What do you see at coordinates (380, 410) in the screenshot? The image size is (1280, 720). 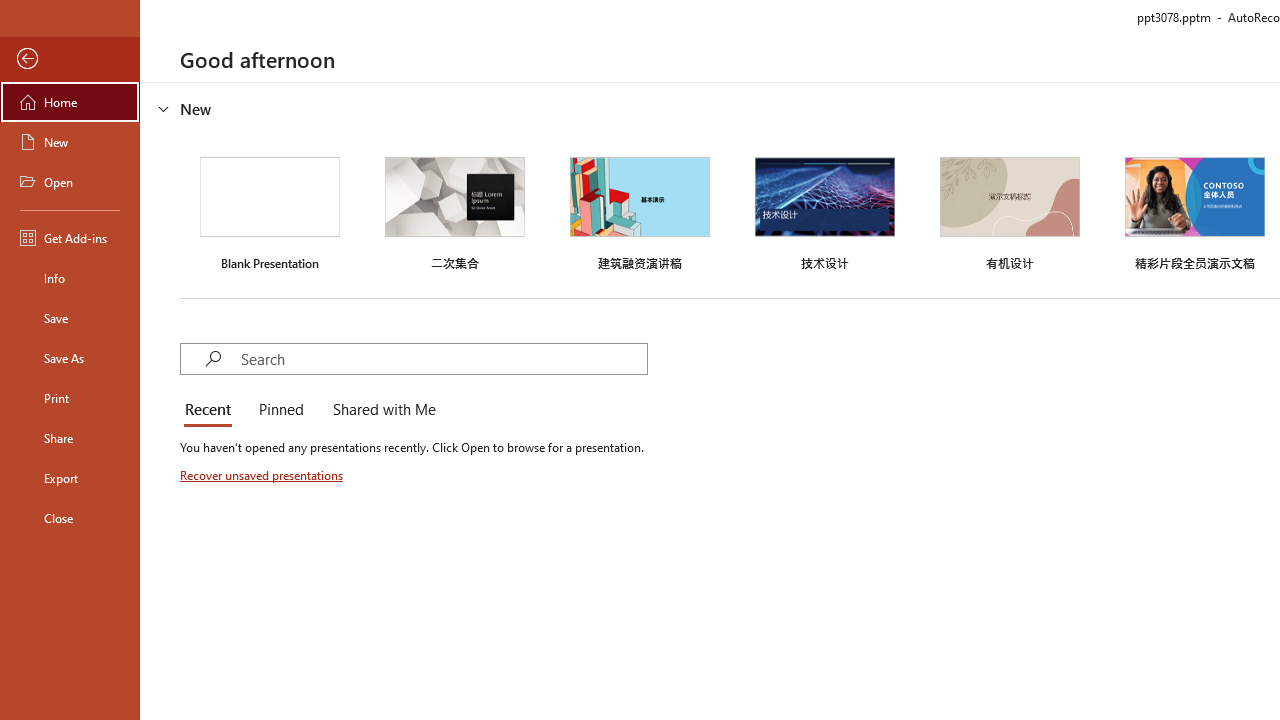 I see `'Shared with Me'` at bounding box center [380, 410].